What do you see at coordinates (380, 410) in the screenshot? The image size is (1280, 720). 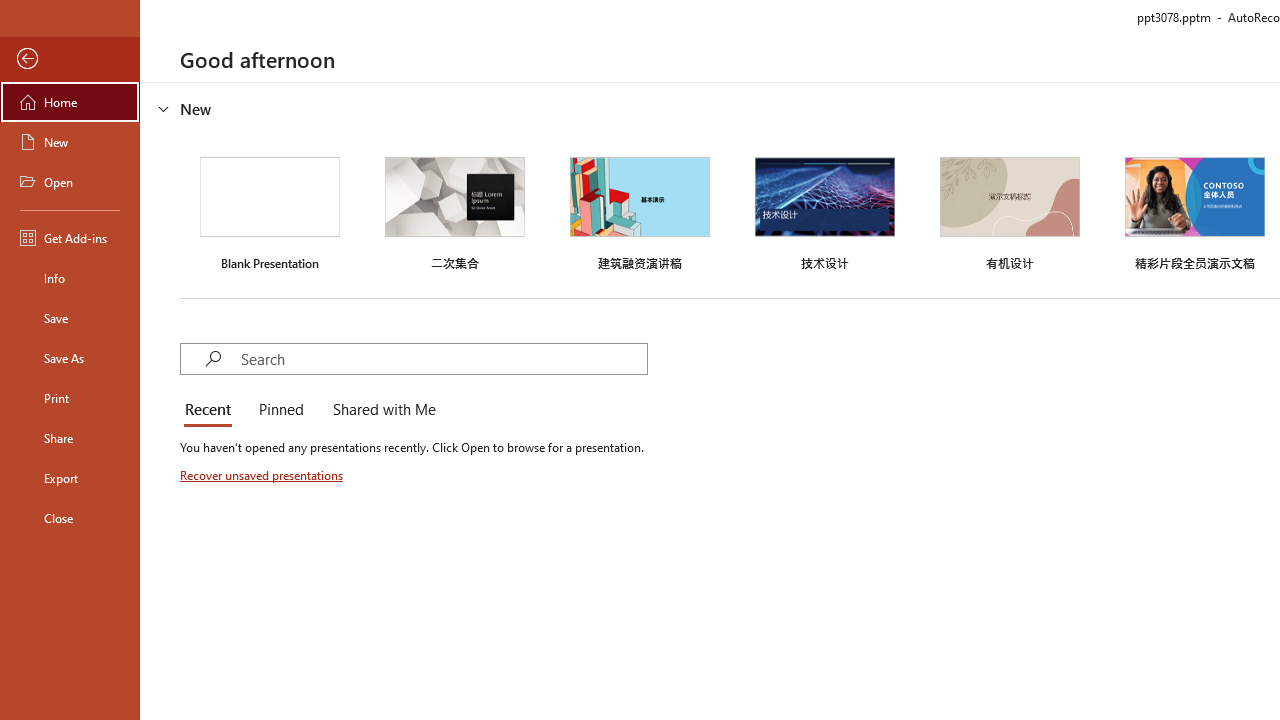 I see `'Shared with Me'` at bounding box center [380, 410].